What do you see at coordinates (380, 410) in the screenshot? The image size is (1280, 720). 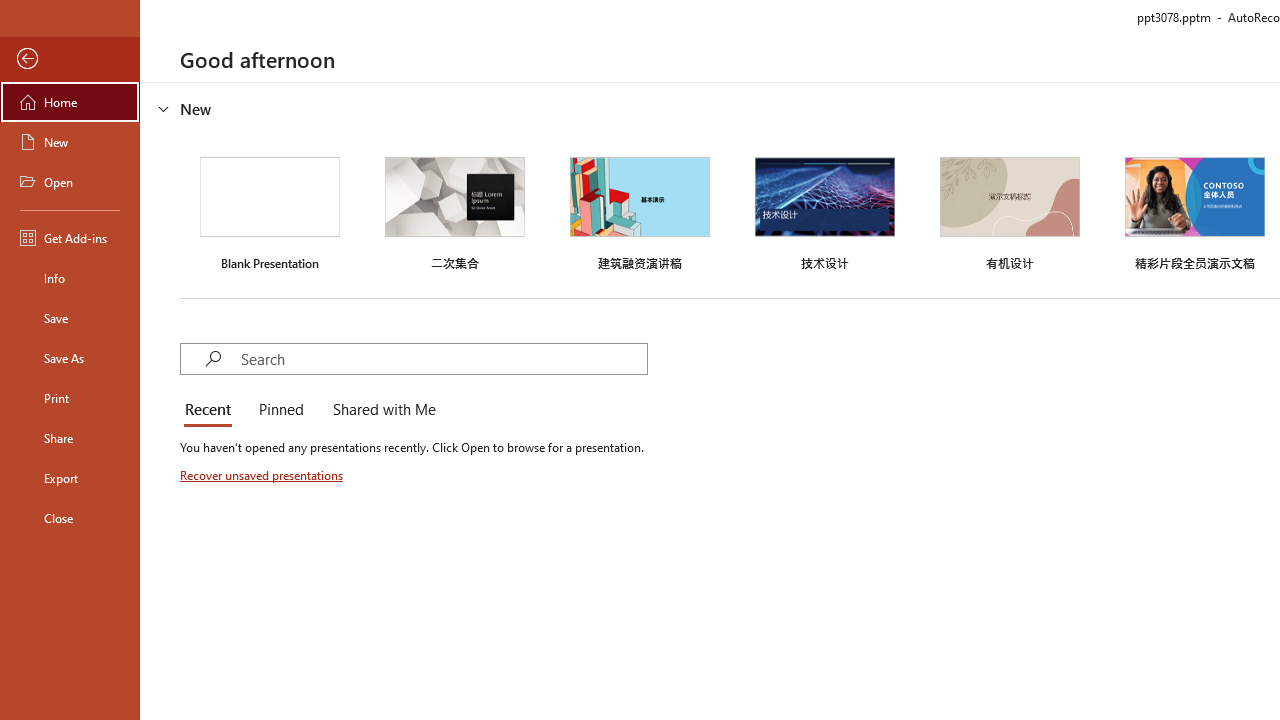 I see `'Shared with Me'` at bounding box center [380, 410].